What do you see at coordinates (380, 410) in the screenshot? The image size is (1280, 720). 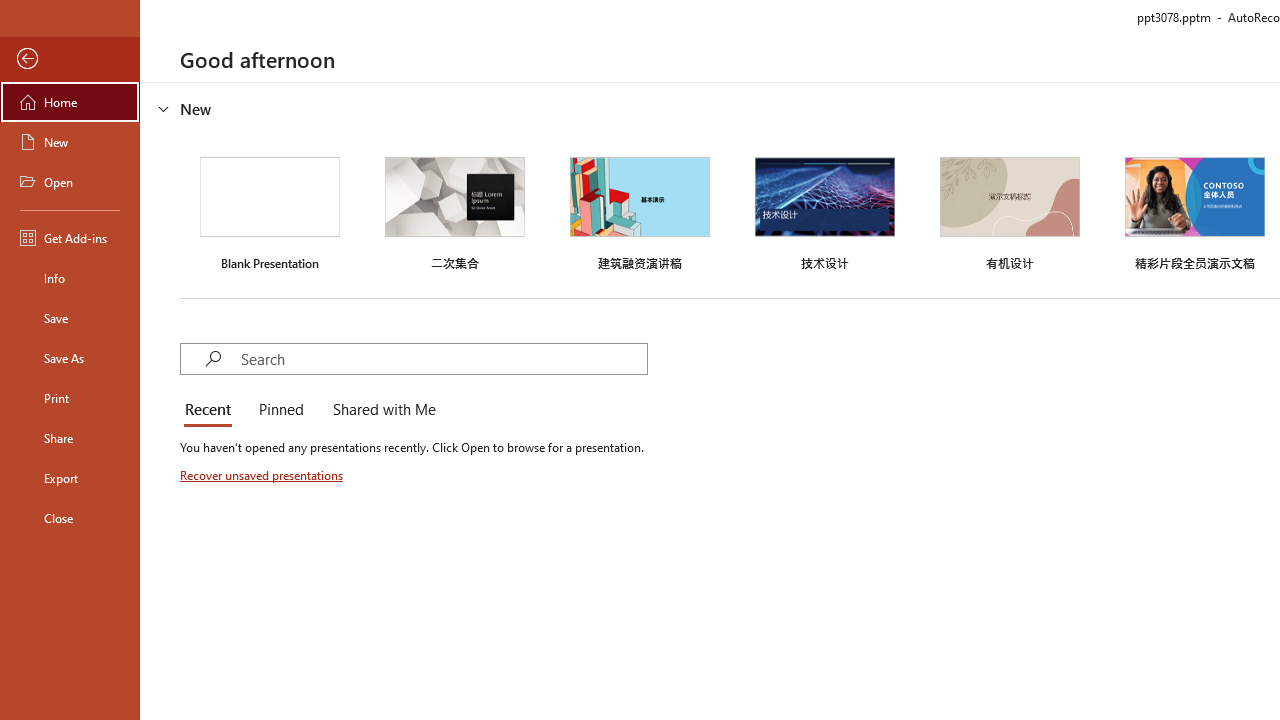 I see `'Shared with Me'` at bounding box center [380, 410].